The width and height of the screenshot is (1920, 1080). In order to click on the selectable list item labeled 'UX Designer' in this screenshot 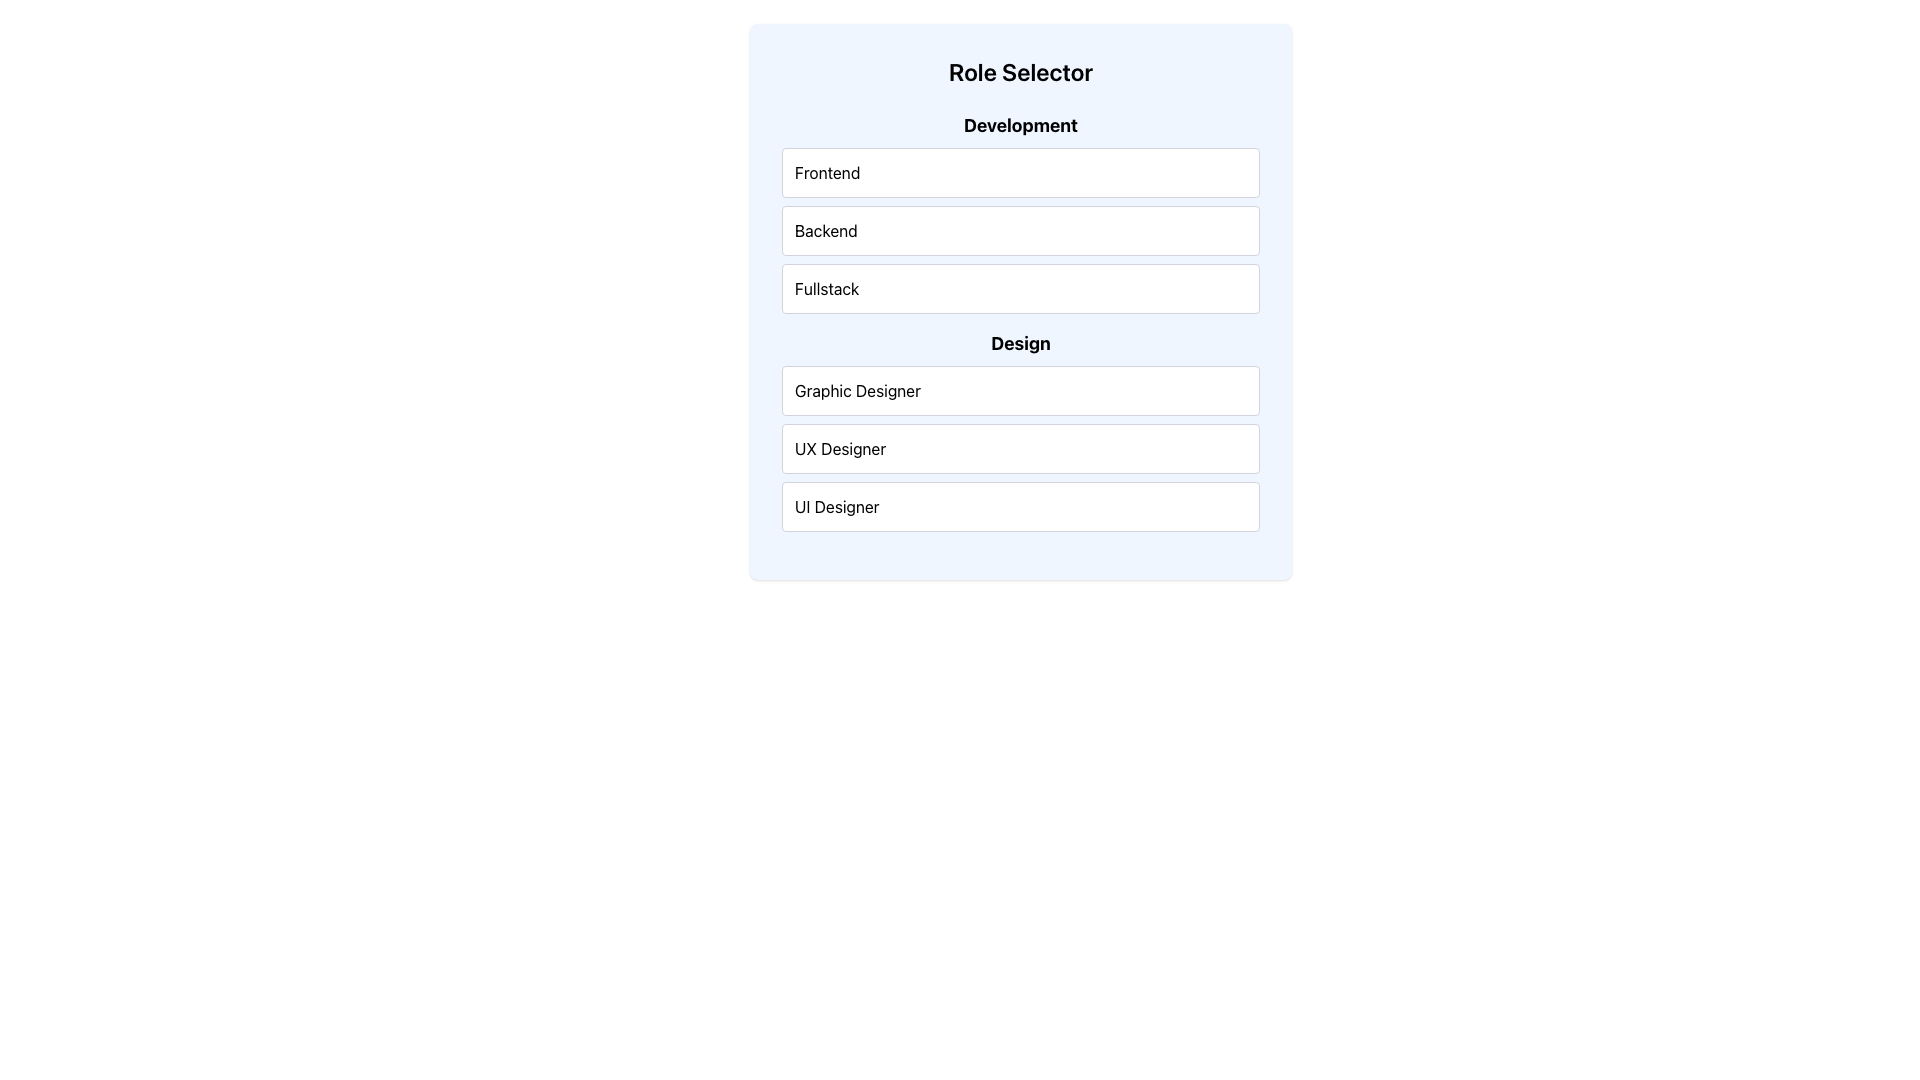, I will do `click(1021, 447)`.